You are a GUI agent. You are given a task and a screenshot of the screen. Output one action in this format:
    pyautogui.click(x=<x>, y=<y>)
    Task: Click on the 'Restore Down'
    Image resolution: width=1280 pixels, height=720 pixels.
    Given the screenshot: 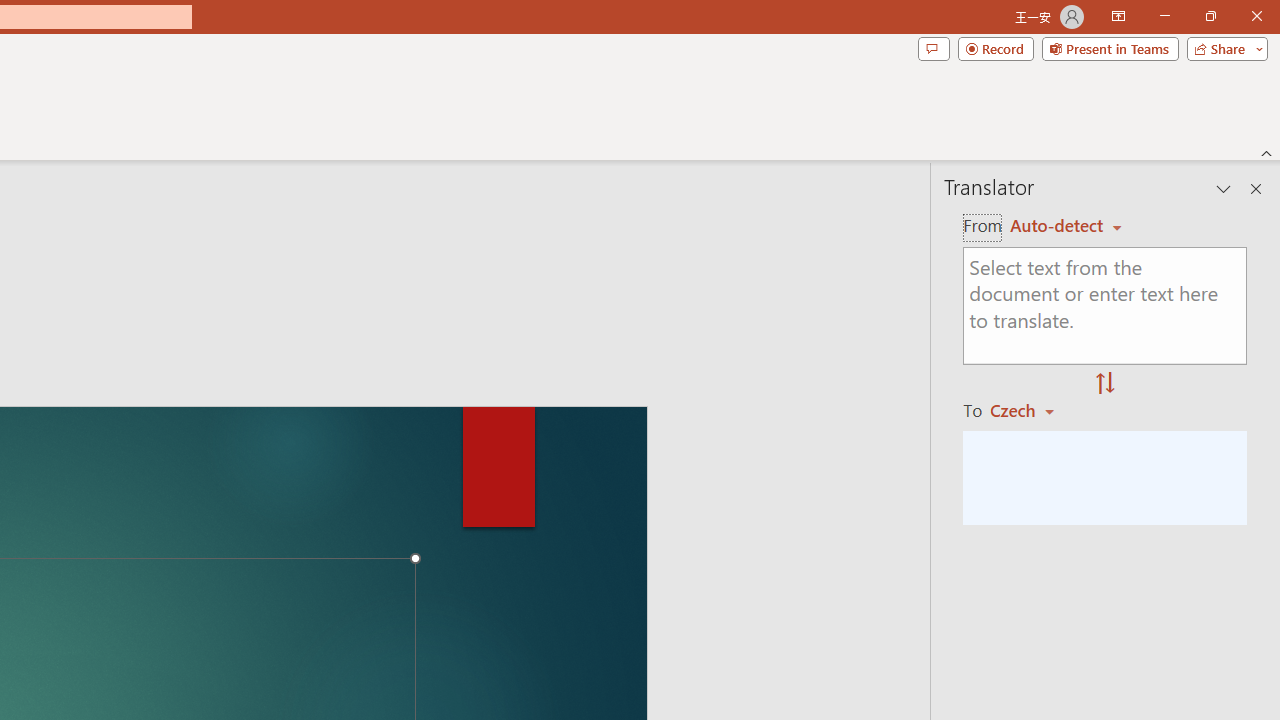 What is the action you would take?
    pyautogui.click(x=1209, y=16)
    